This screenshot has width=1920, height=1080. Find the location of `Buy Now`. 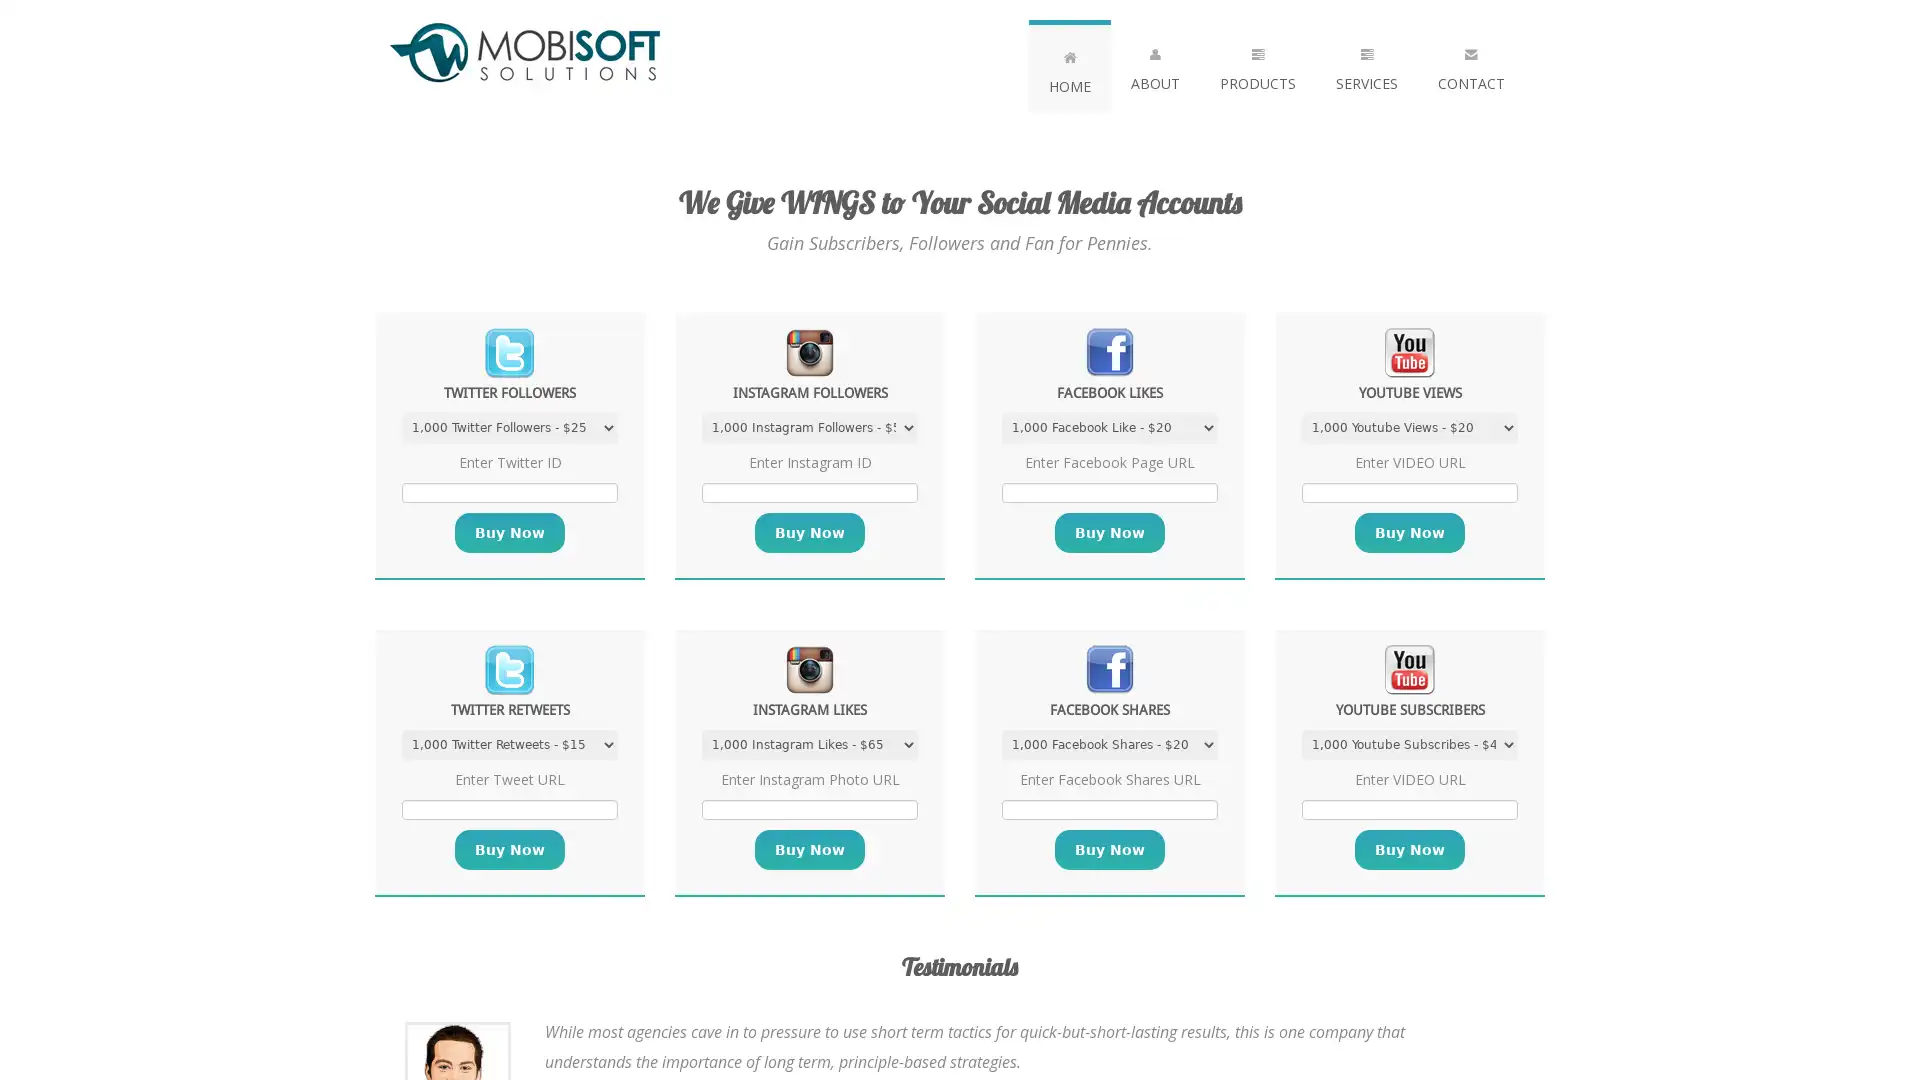

Buy Now is located at coordinates (810, 849).